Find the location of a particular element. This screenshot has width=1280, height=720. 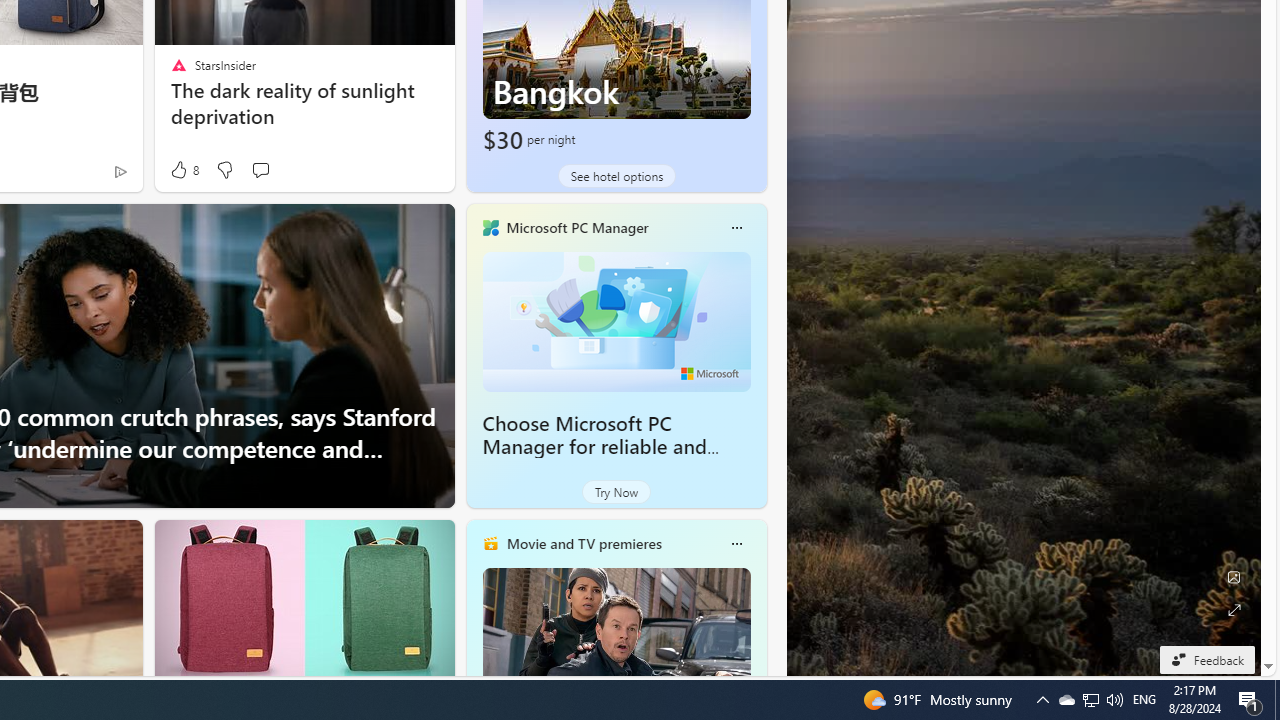

'Microsoft PC Manager' is located at coordinates (576, 226).